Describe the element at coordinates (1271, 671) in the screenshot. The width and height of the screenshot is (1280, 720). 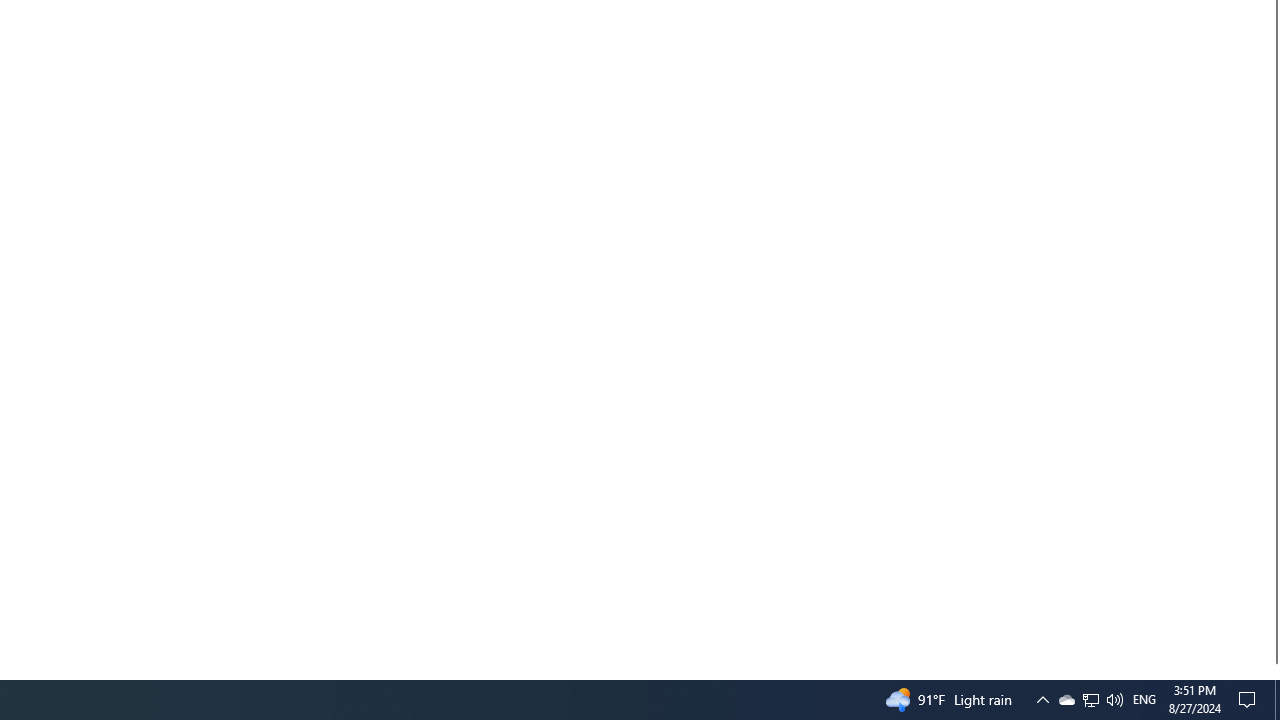
I see `'Vertical Small Increase'` at that location.